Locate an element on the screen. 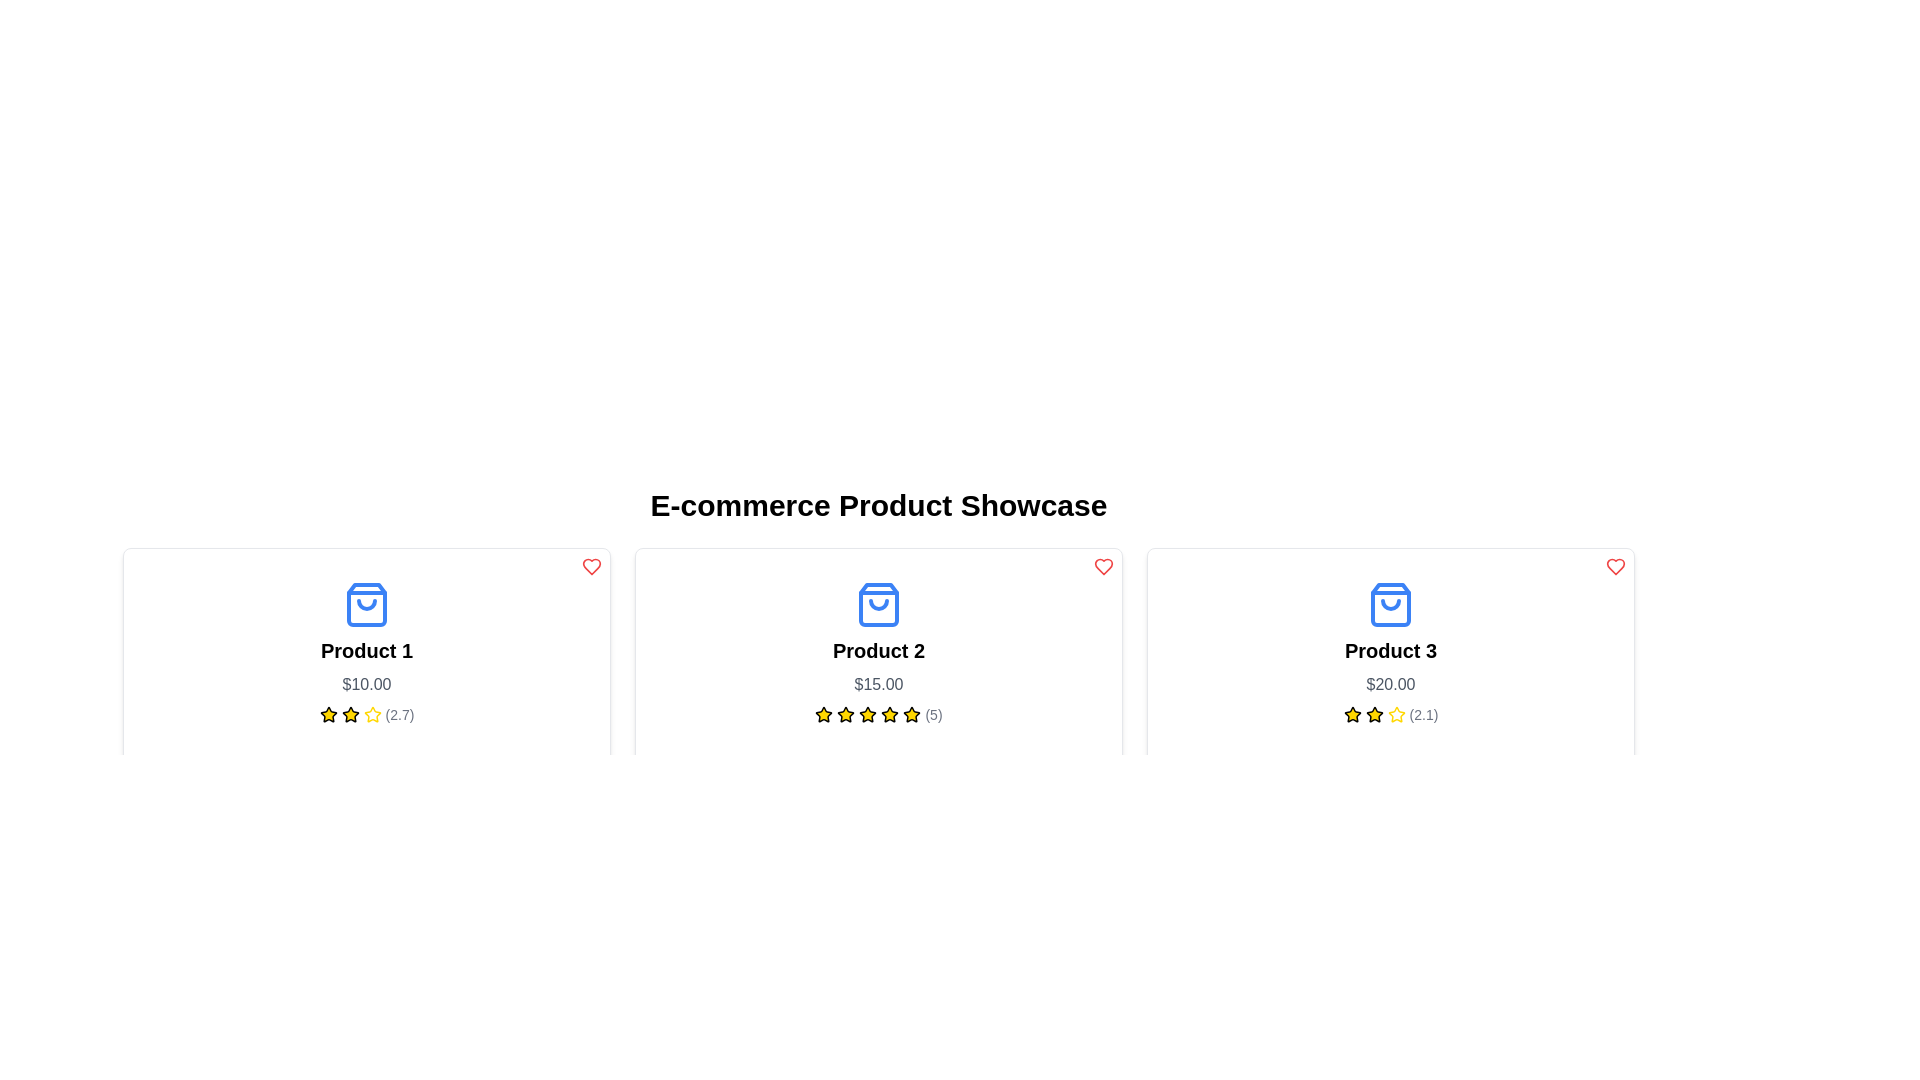 The height and width of the screenshot is (1080, 1920). the second star icon is located at coordinates (372, 713).